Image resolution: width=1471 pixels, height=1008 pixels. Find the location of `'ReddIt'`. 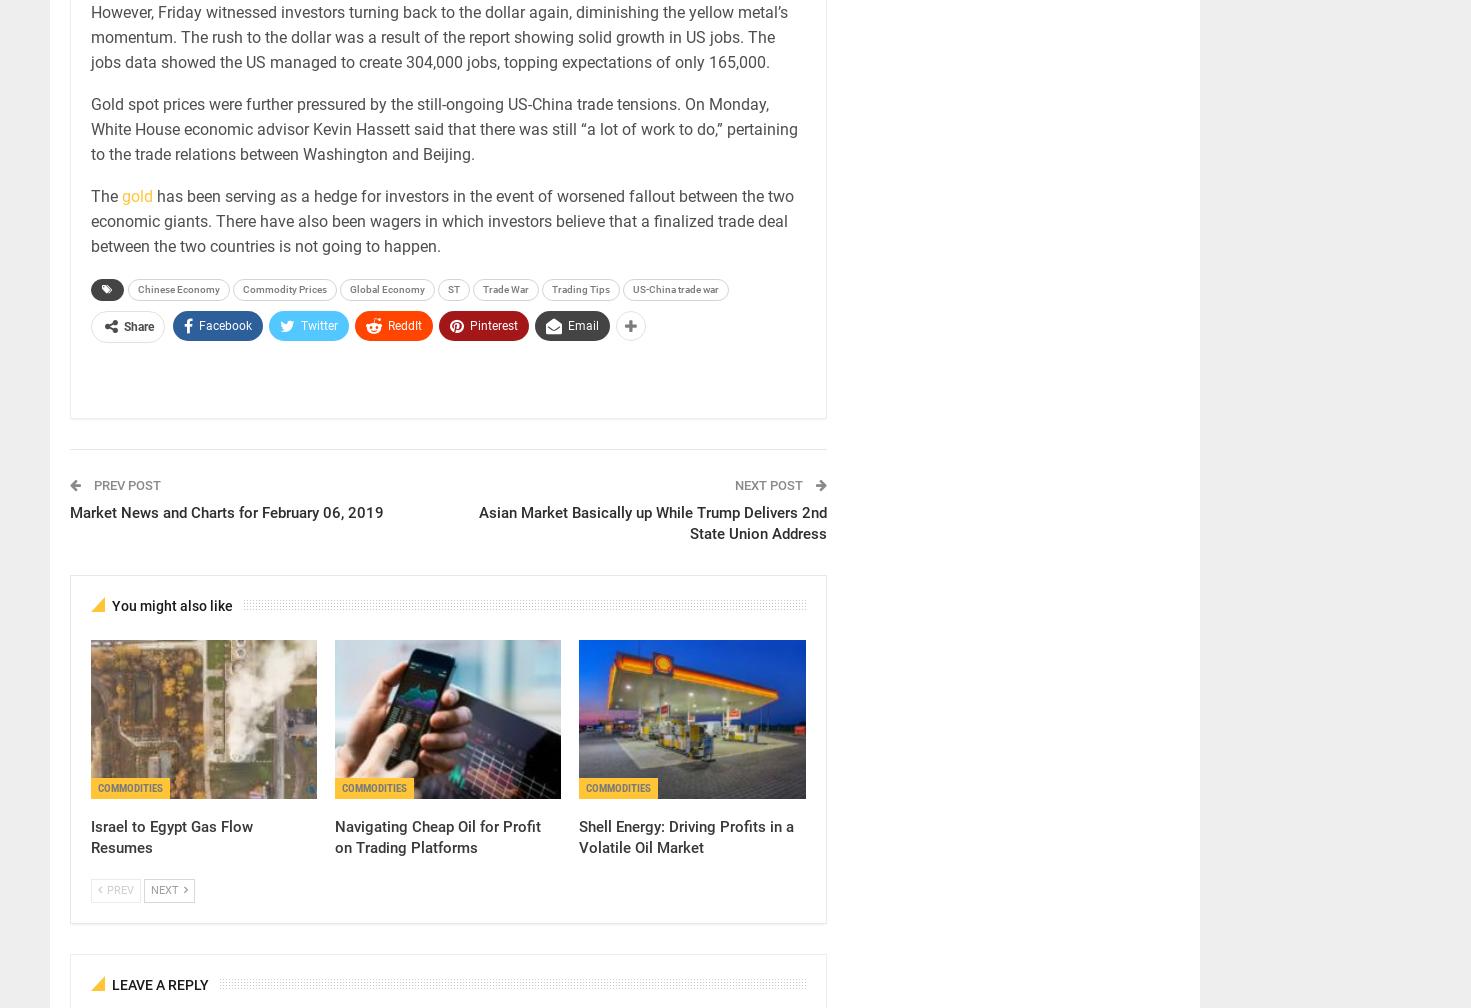

'ReddIt' is located at coordinates (403, 325).